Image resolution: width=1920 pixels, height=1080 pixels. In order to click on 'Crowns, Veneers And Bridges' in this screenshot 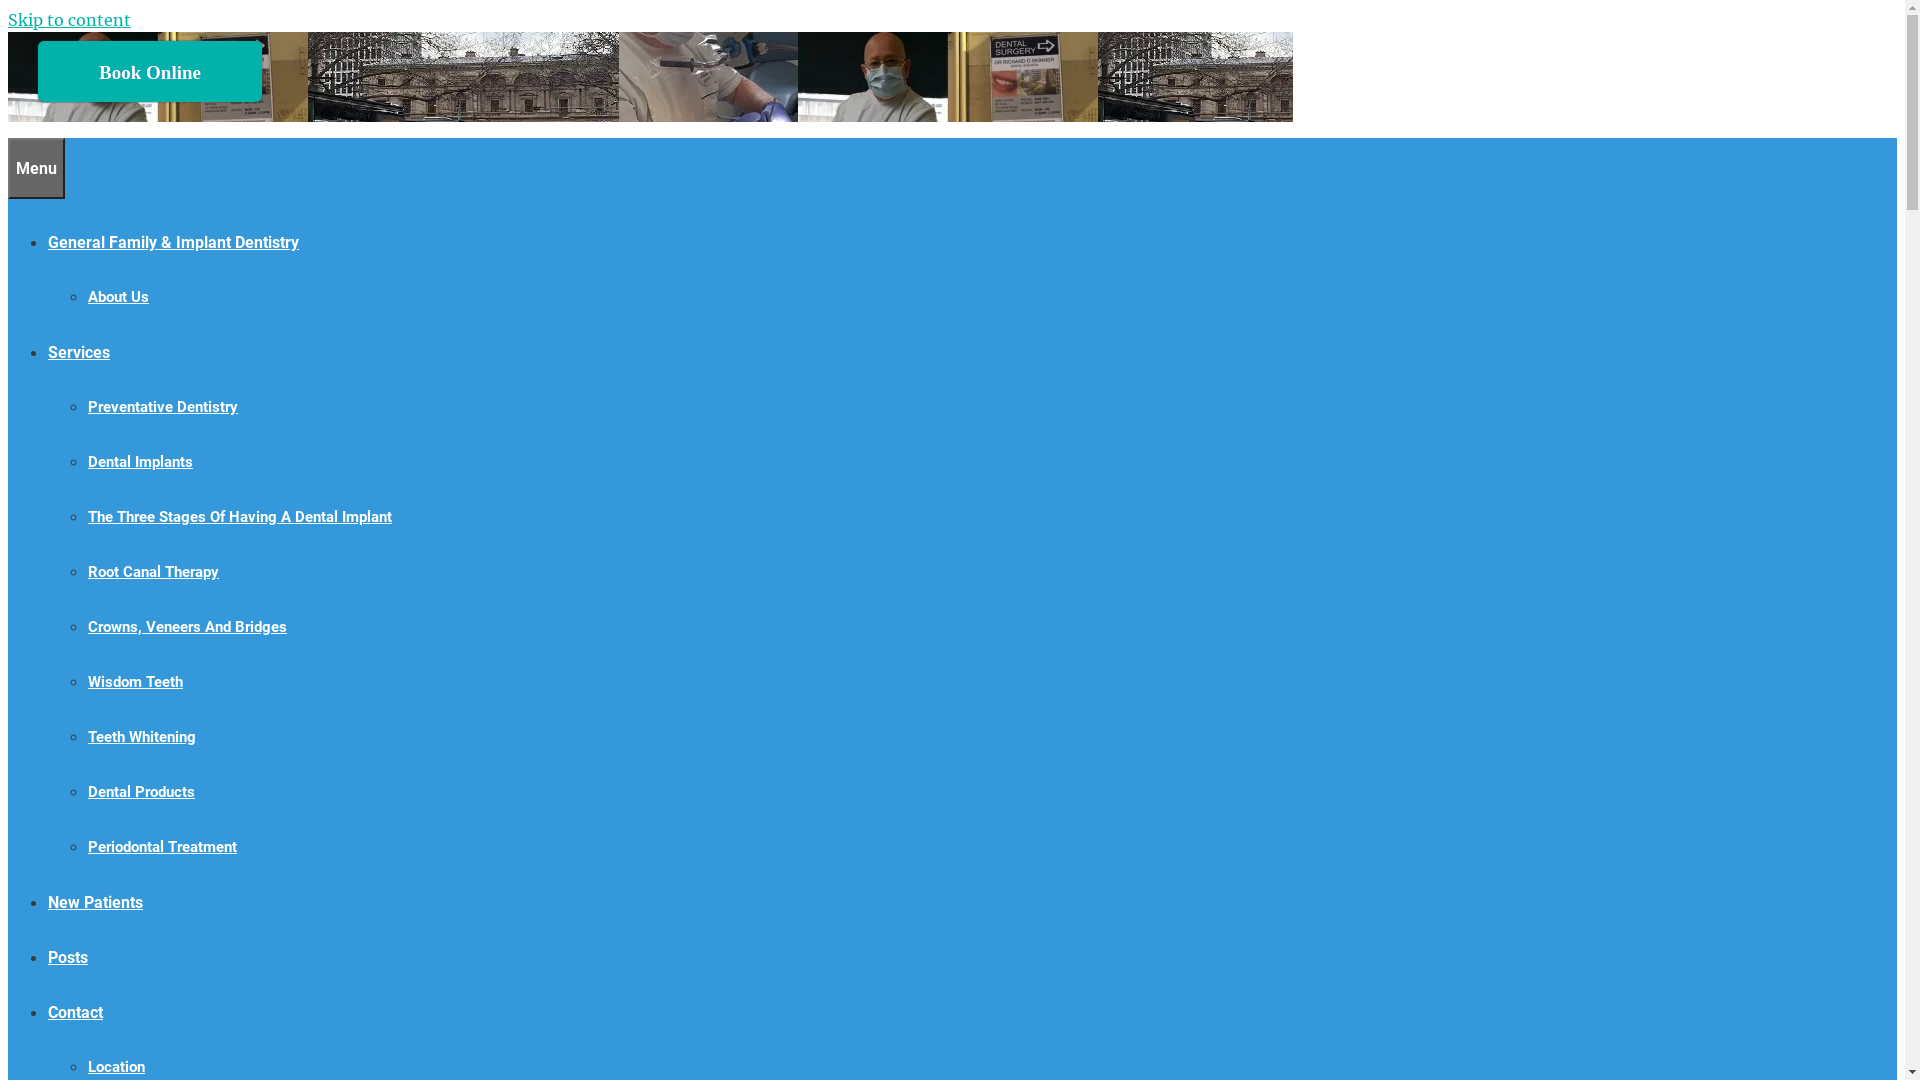, I will do `click(187, 626)`.